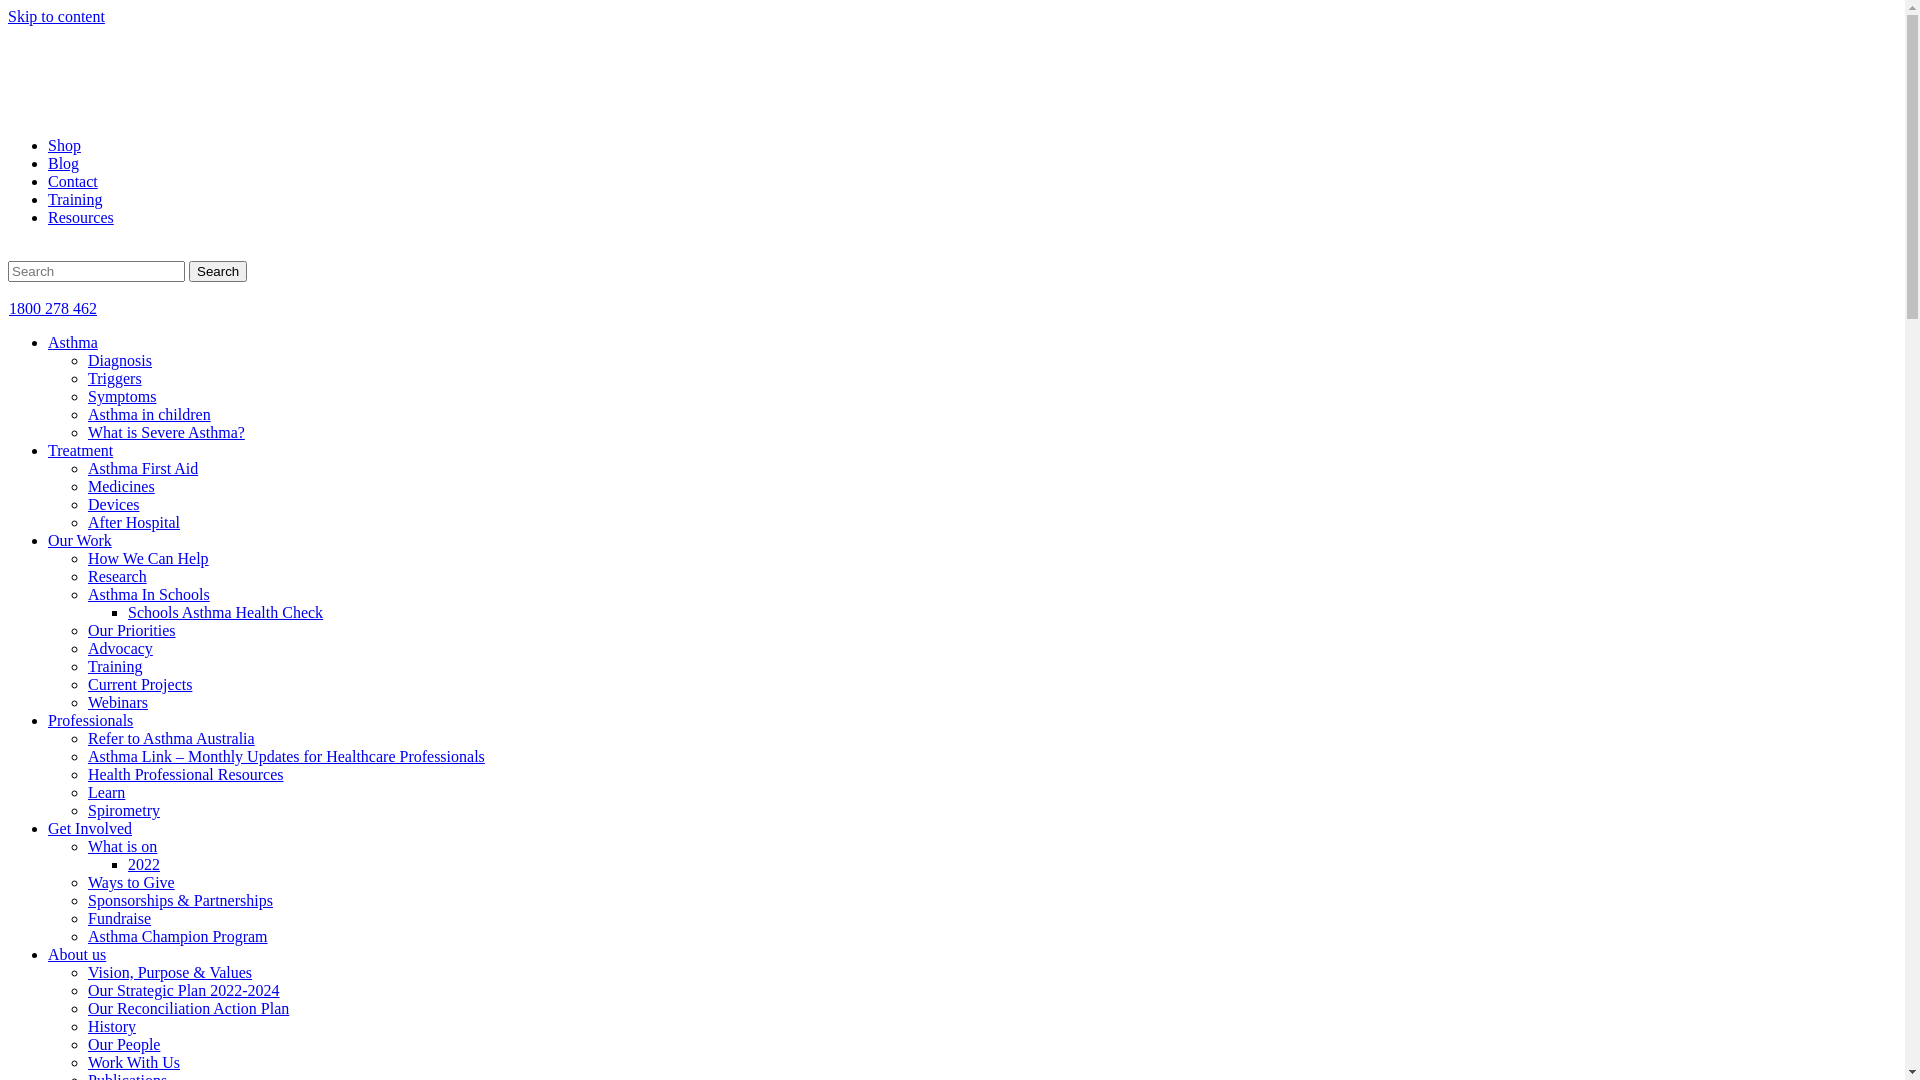 This screenshot has height=1080, width=1920. Describe the element at coordinates (113, 503) in the screenshot. I see `'Devices'` at that location.